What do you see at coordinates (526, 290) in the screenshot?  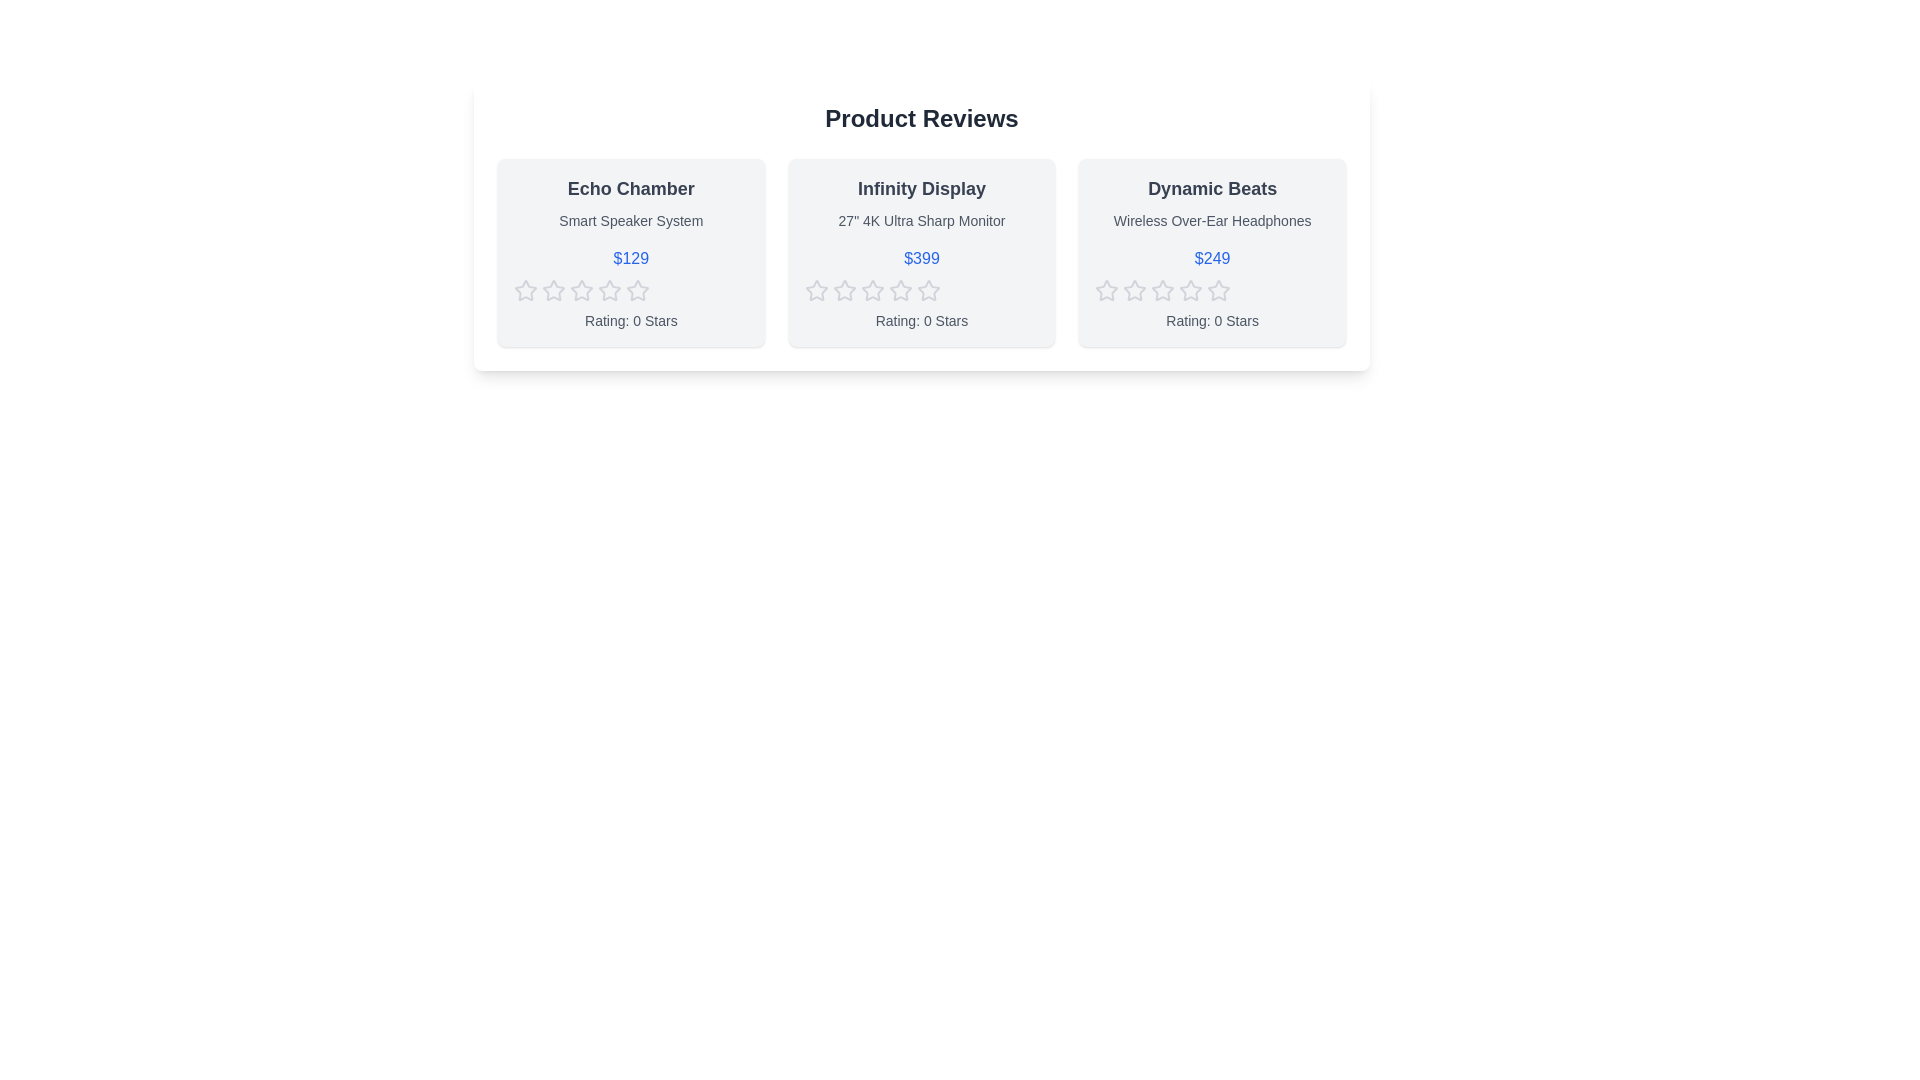 I see `the first rating star icon in the 'Echo Chamber' product review card` at bounding box center [526, 290].